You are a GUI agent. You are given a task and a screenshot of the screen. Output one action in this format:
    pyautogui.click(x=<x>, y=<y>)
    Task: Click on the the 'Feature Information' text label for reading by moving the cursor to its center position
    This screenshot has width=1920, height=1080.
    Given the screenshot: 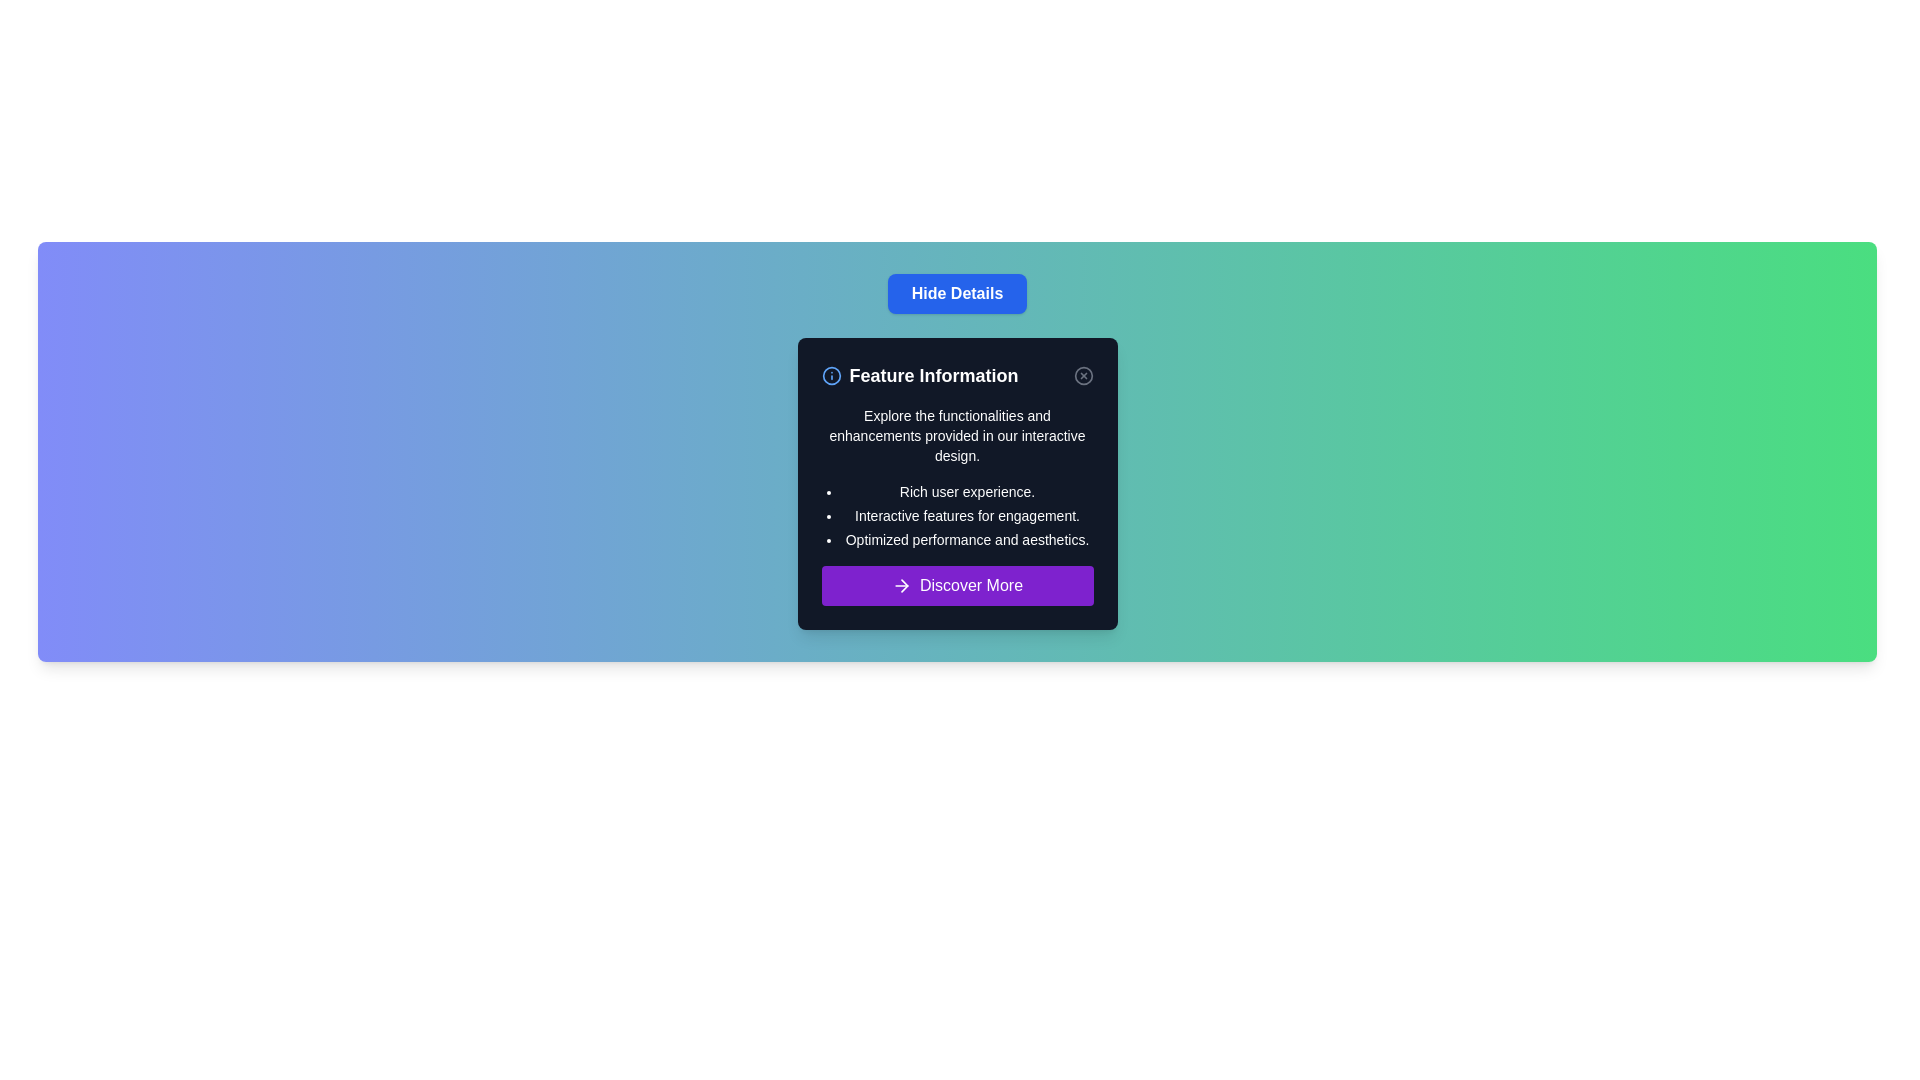 What is the action you would take?
    pyautogui.click(x=919, y=375)
    